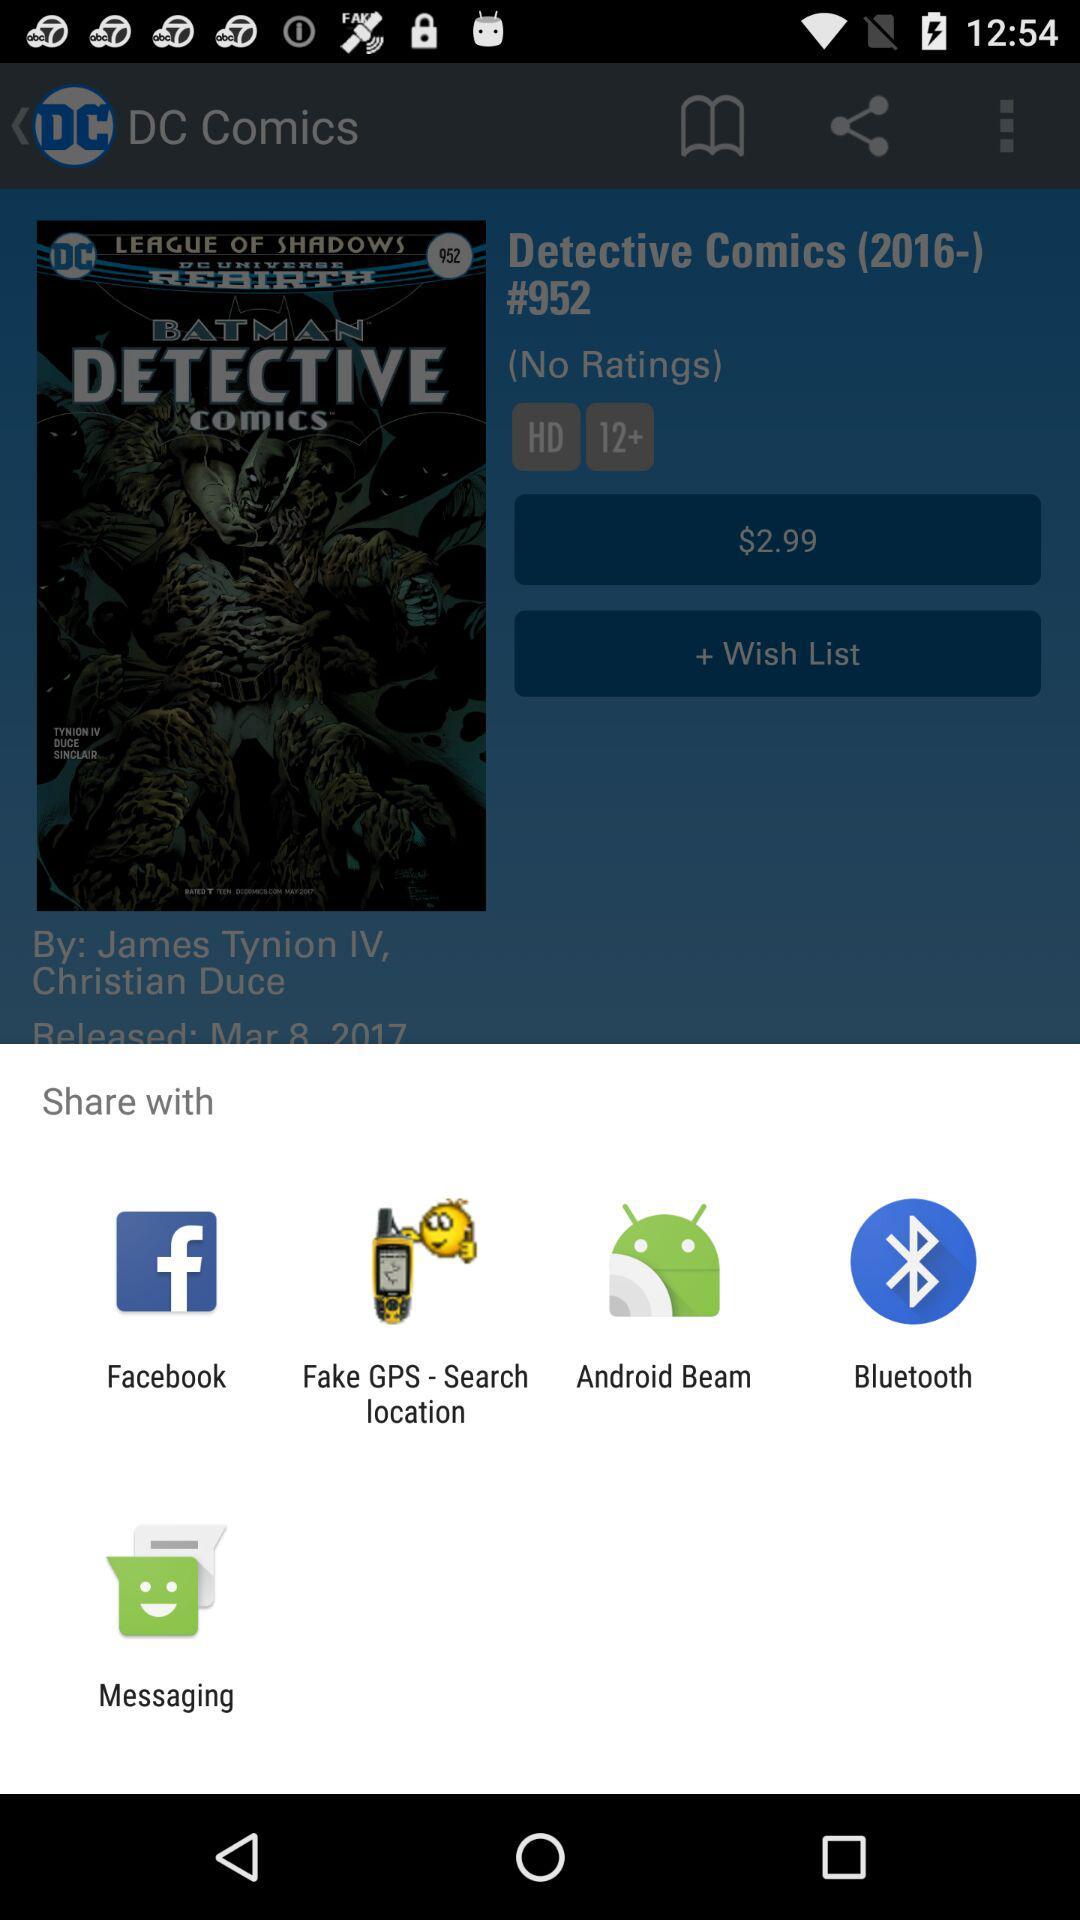 The width and height of the screenshot is (1080, 1920). What do you see at coordinates (414, 1392) in the screenshot?
I see `the item next to android beam item` at bounding box center [414, 1392].